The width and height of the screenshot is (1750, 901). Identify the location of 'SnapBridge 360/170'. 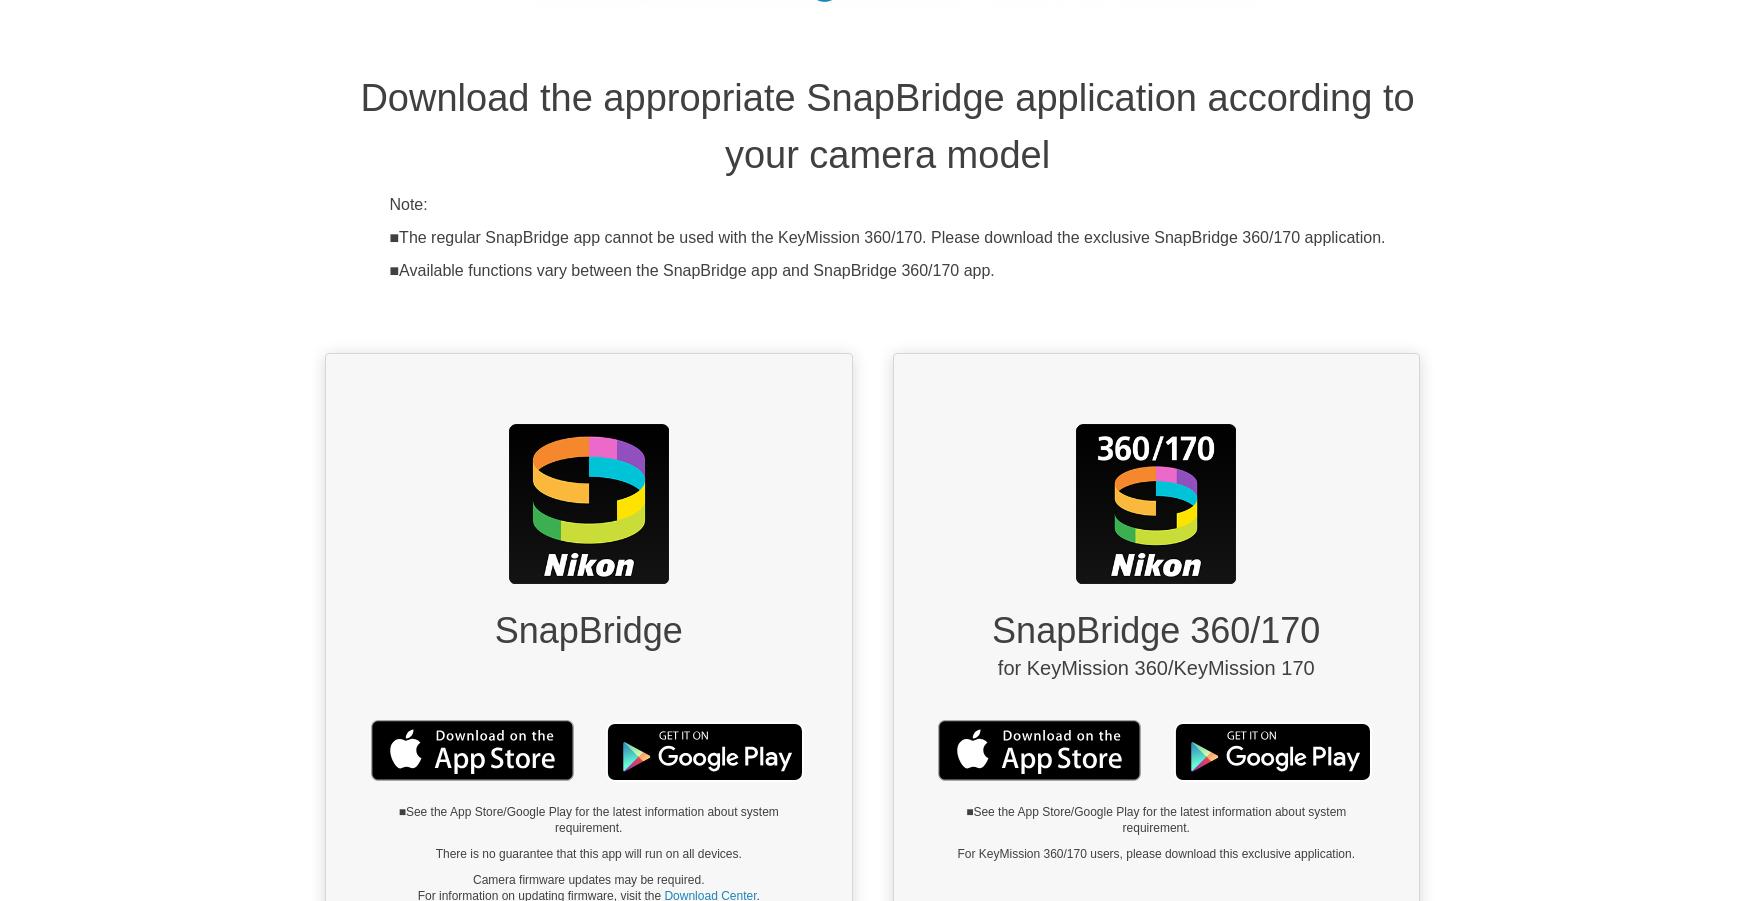
(1155, 630).